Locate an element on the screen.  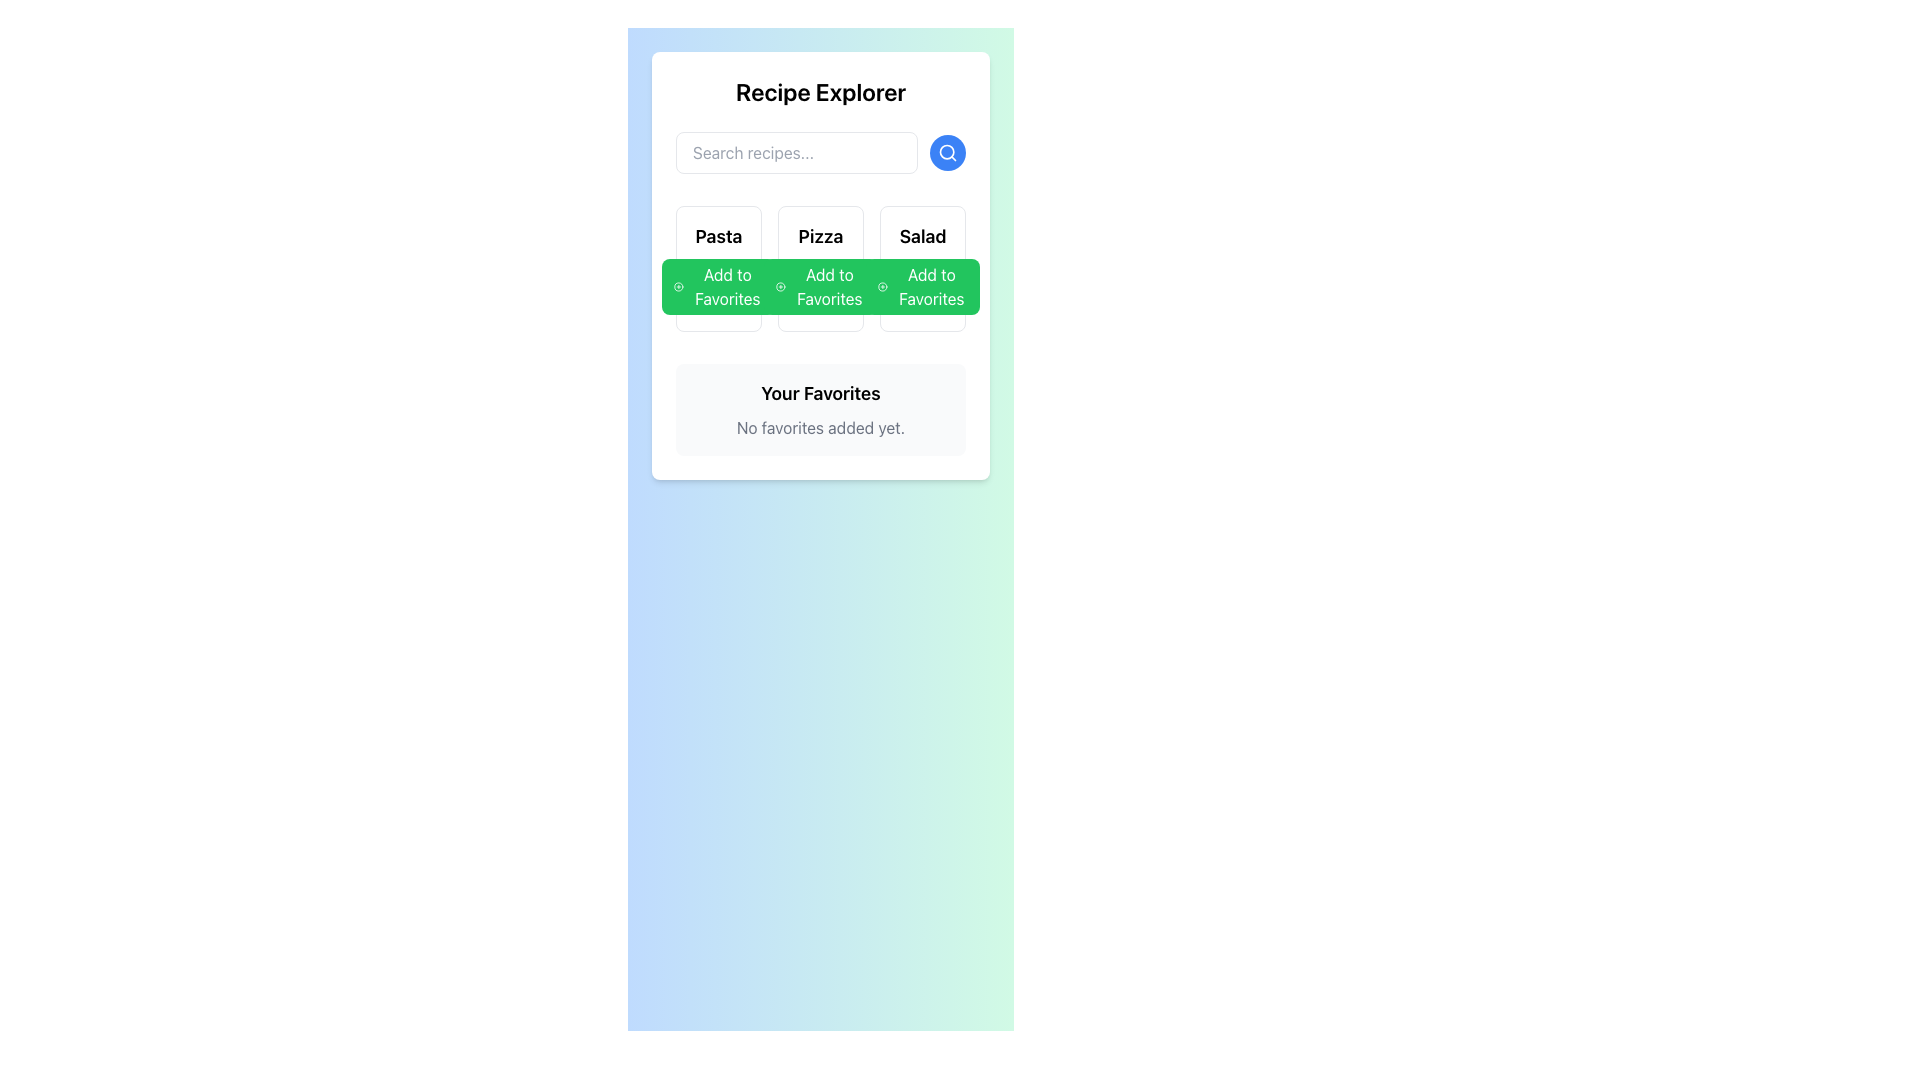
the search icon located within the interactive blue circular button at the top-right corner of the central card layout is located at coordinates (947, 152).